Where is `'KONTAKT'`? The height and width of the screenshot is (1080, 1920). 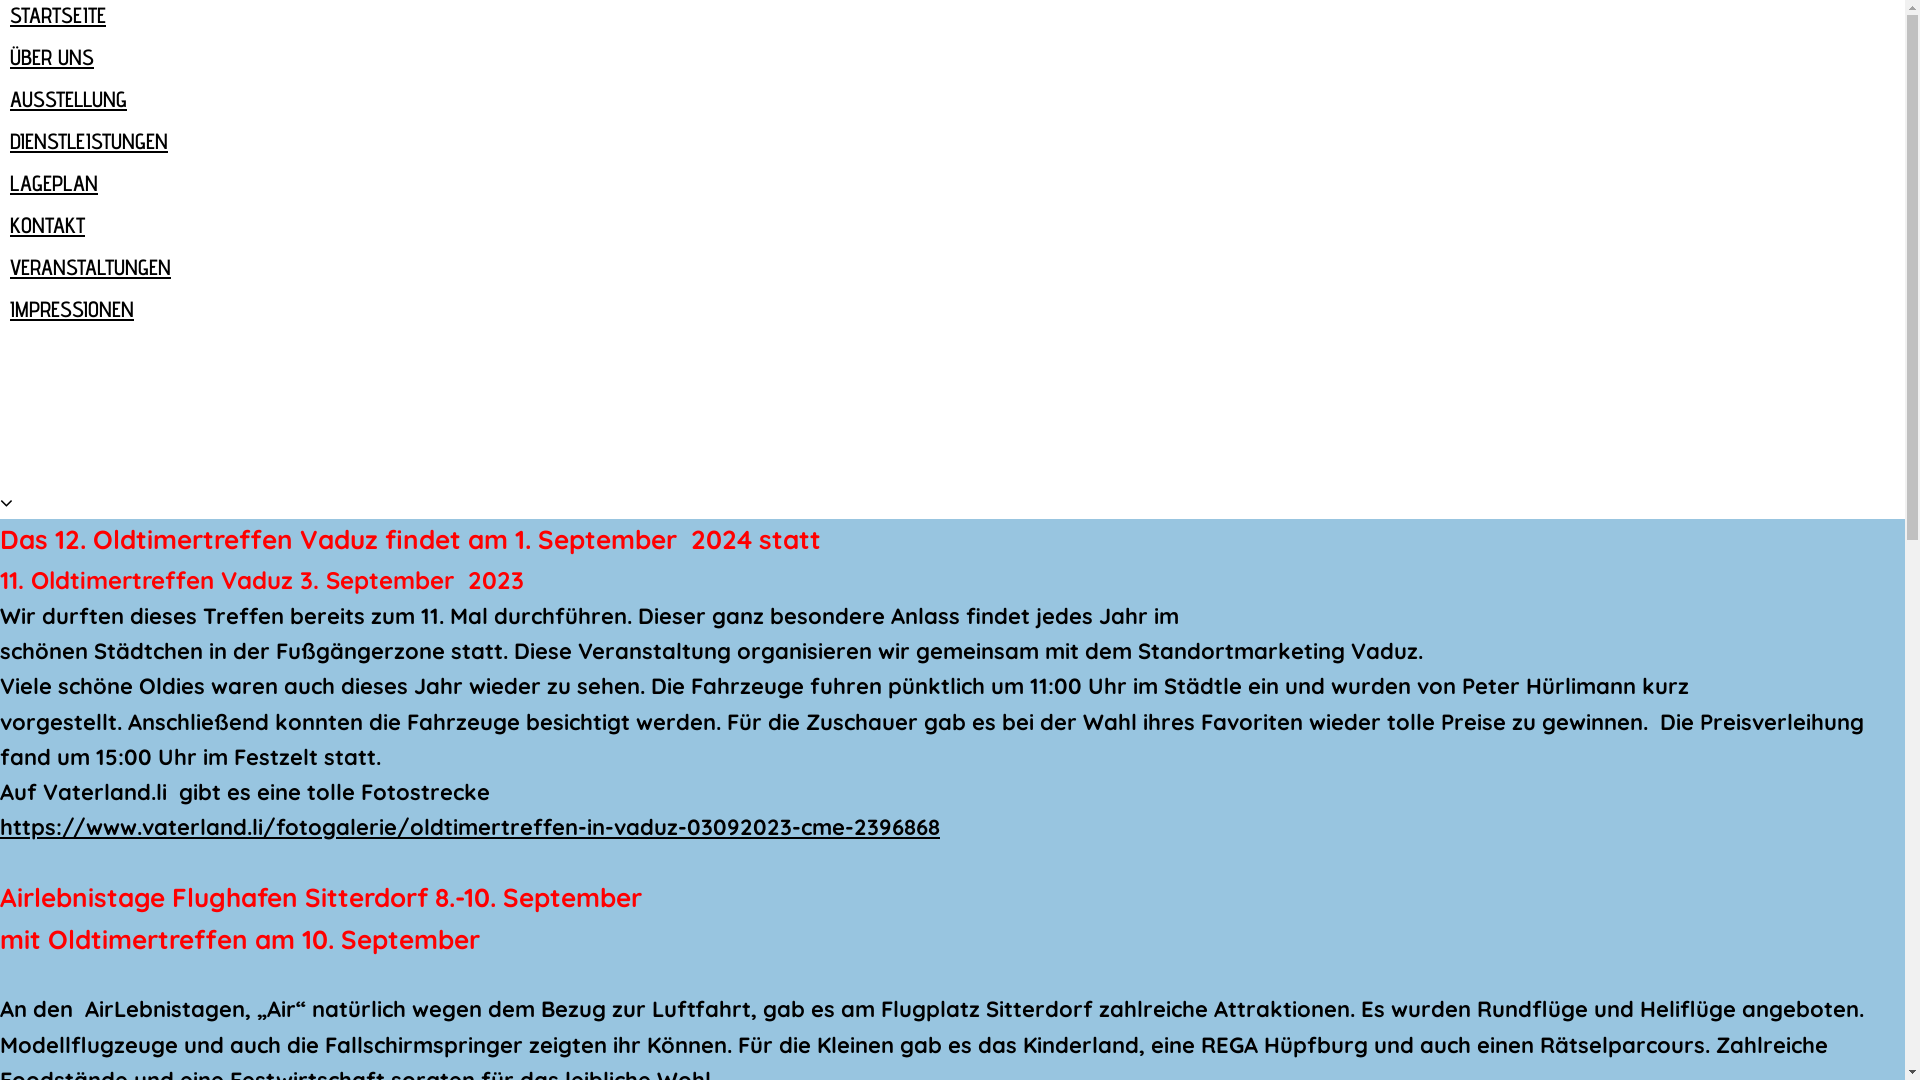
'KONTAKT' is located at coordinates (47, 224).